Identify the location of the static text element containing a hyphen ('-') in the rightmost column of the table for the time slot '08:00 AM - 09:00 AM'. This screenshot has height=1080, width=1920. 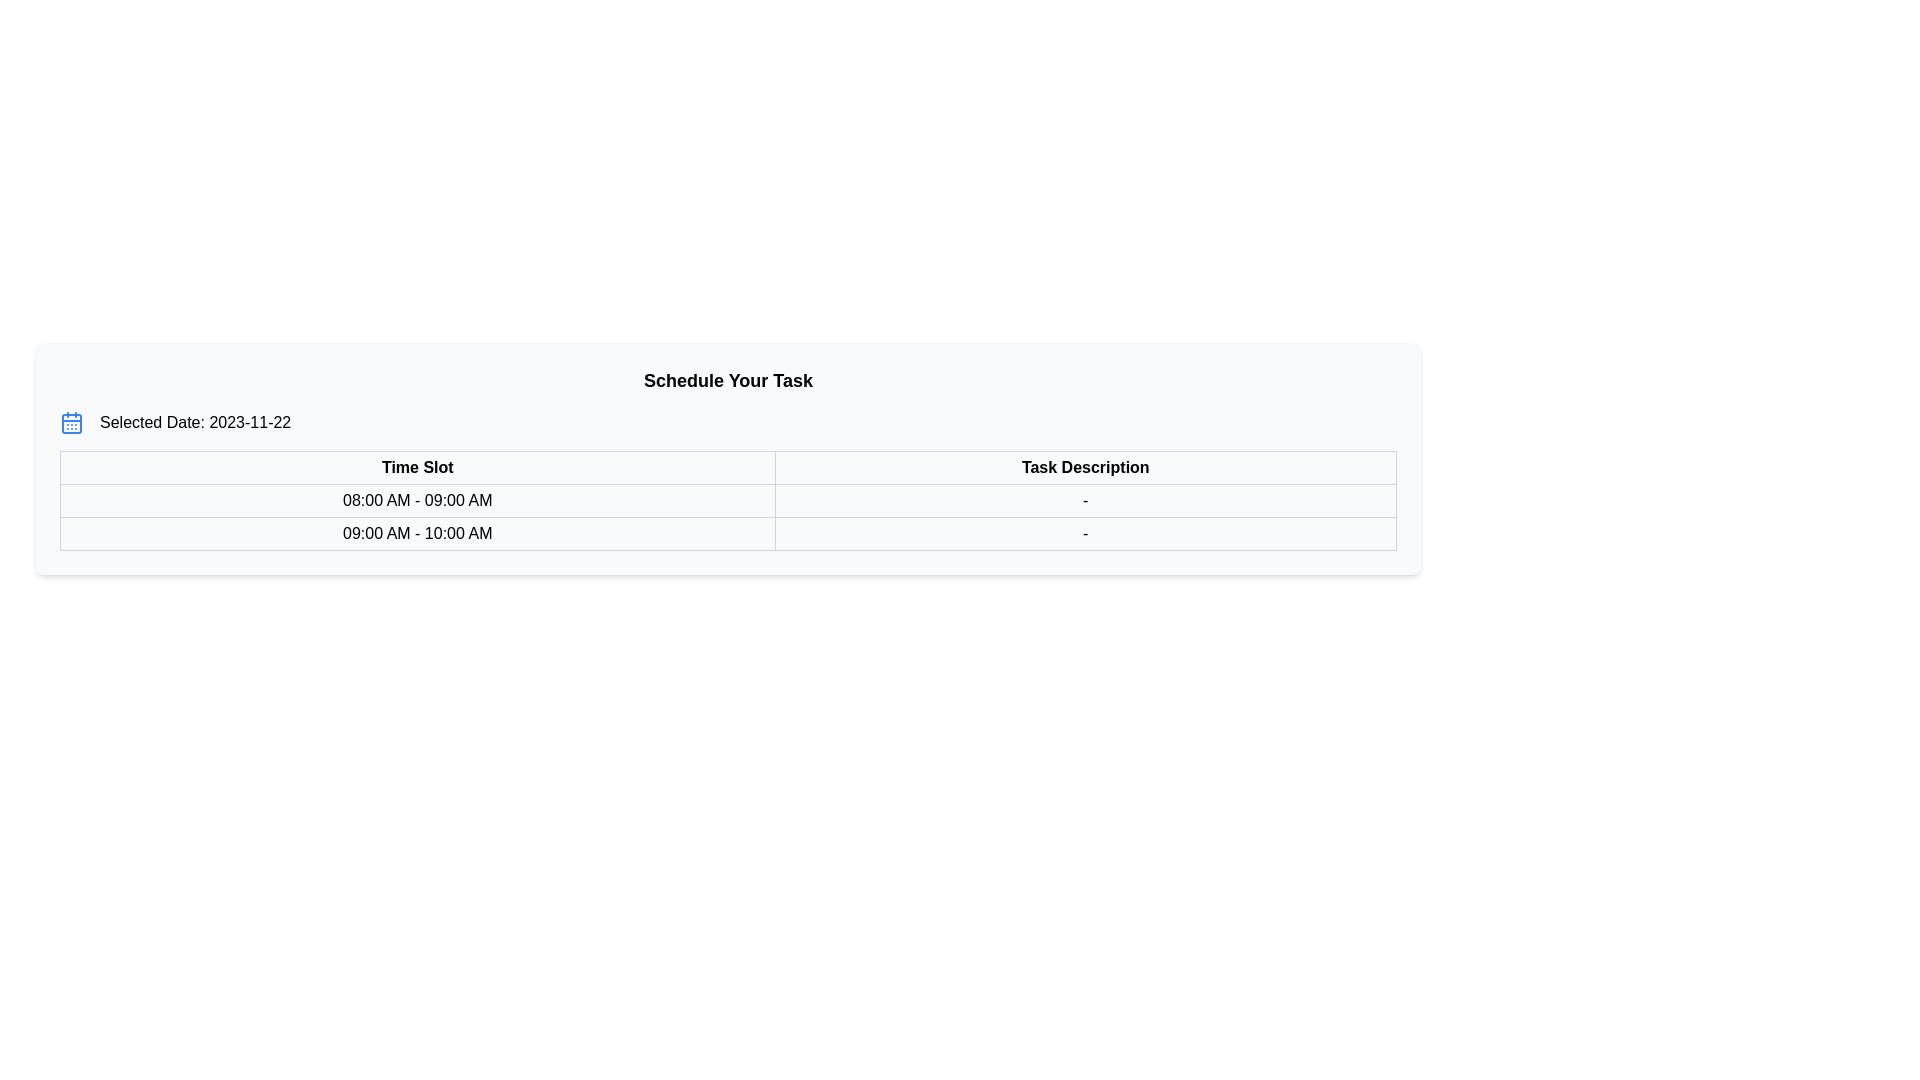
(1084, 500).